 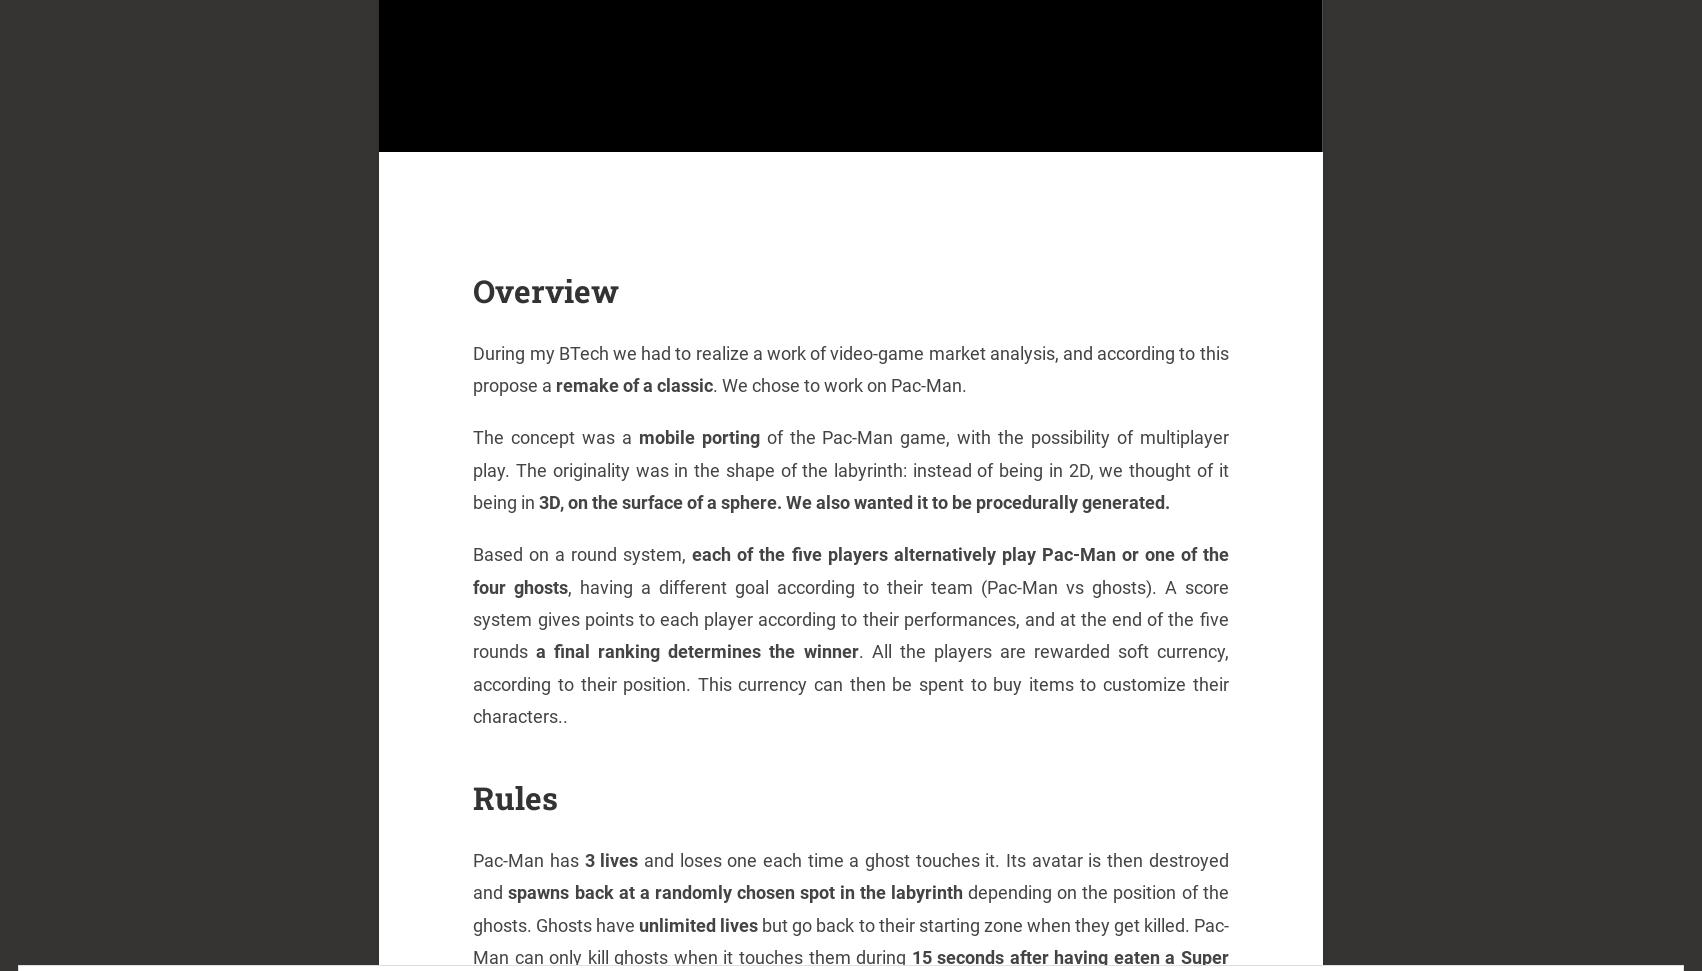 I want to click on 'Based on a round system,', so click(x=582, y=554).